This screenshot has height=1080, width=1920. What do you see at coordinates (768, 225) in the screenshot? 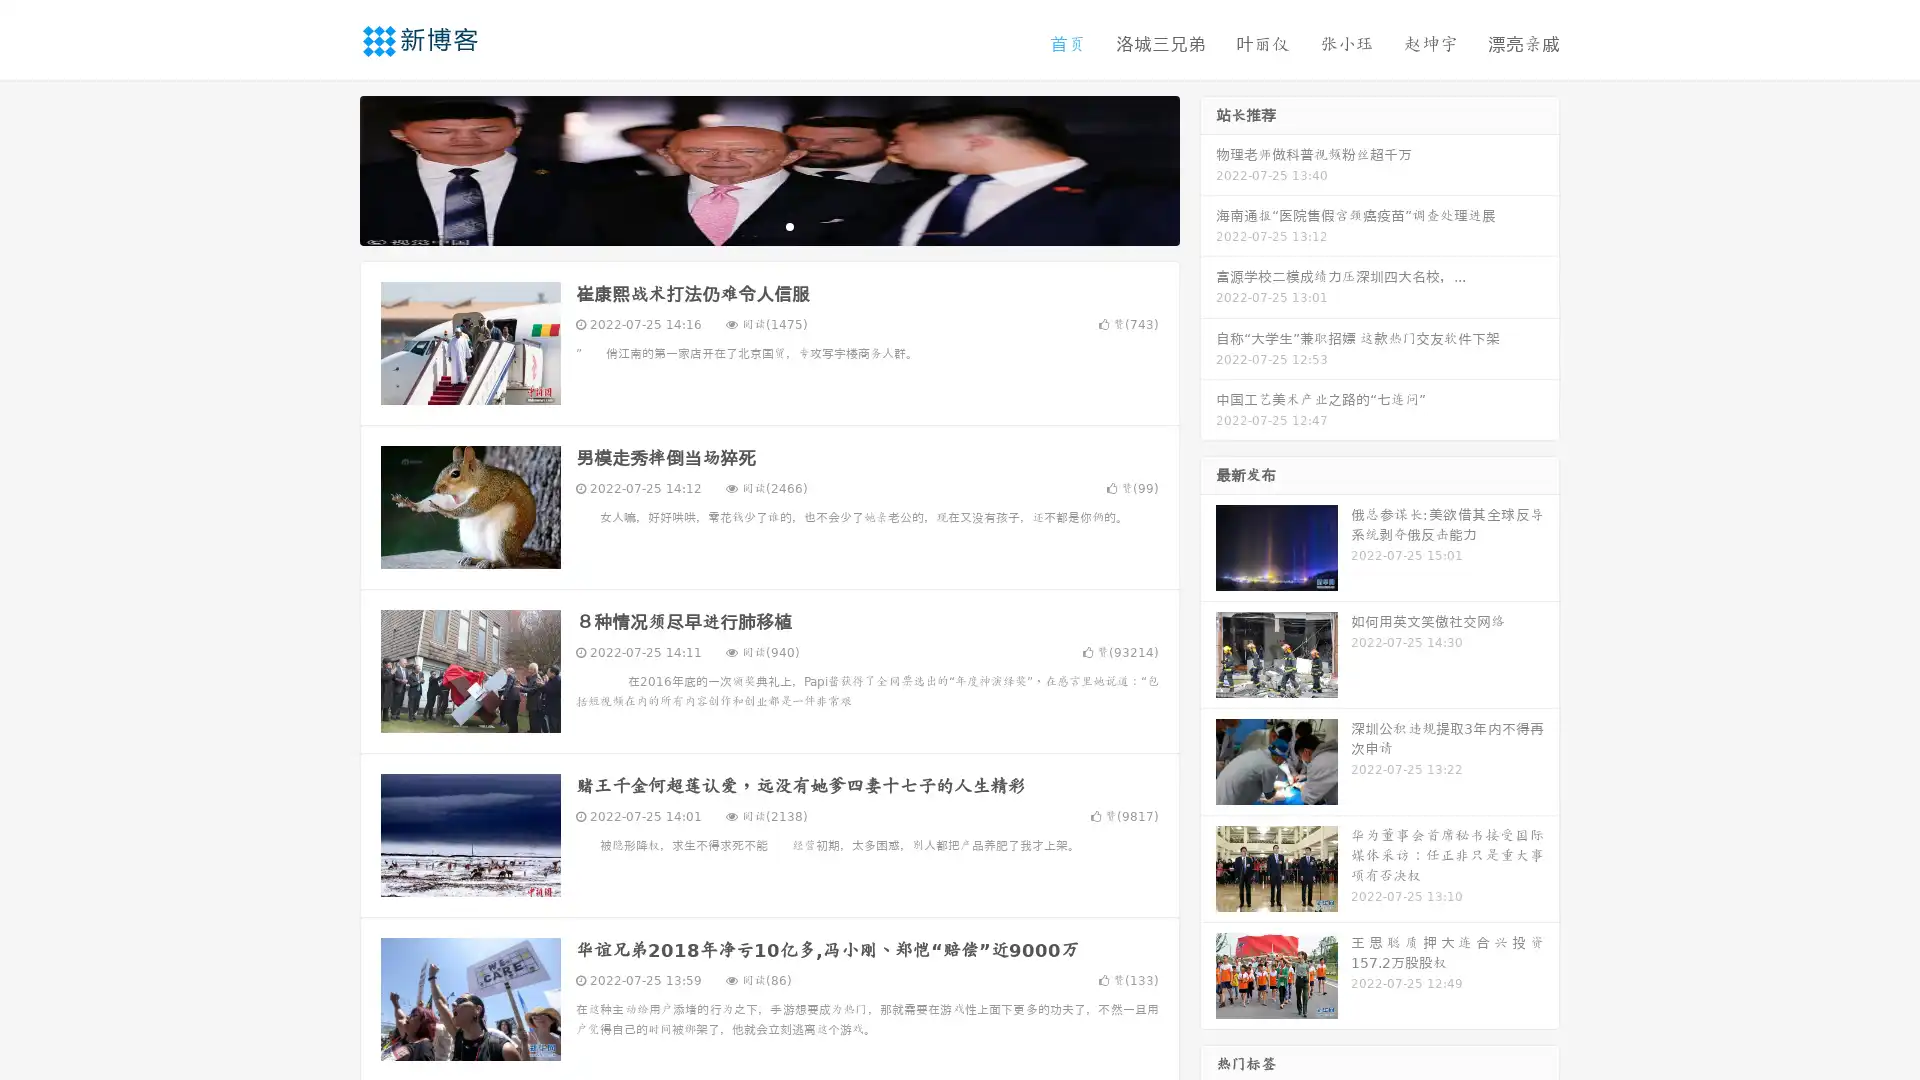
I see `Go to slide 2` at bounding box center [768, 225].